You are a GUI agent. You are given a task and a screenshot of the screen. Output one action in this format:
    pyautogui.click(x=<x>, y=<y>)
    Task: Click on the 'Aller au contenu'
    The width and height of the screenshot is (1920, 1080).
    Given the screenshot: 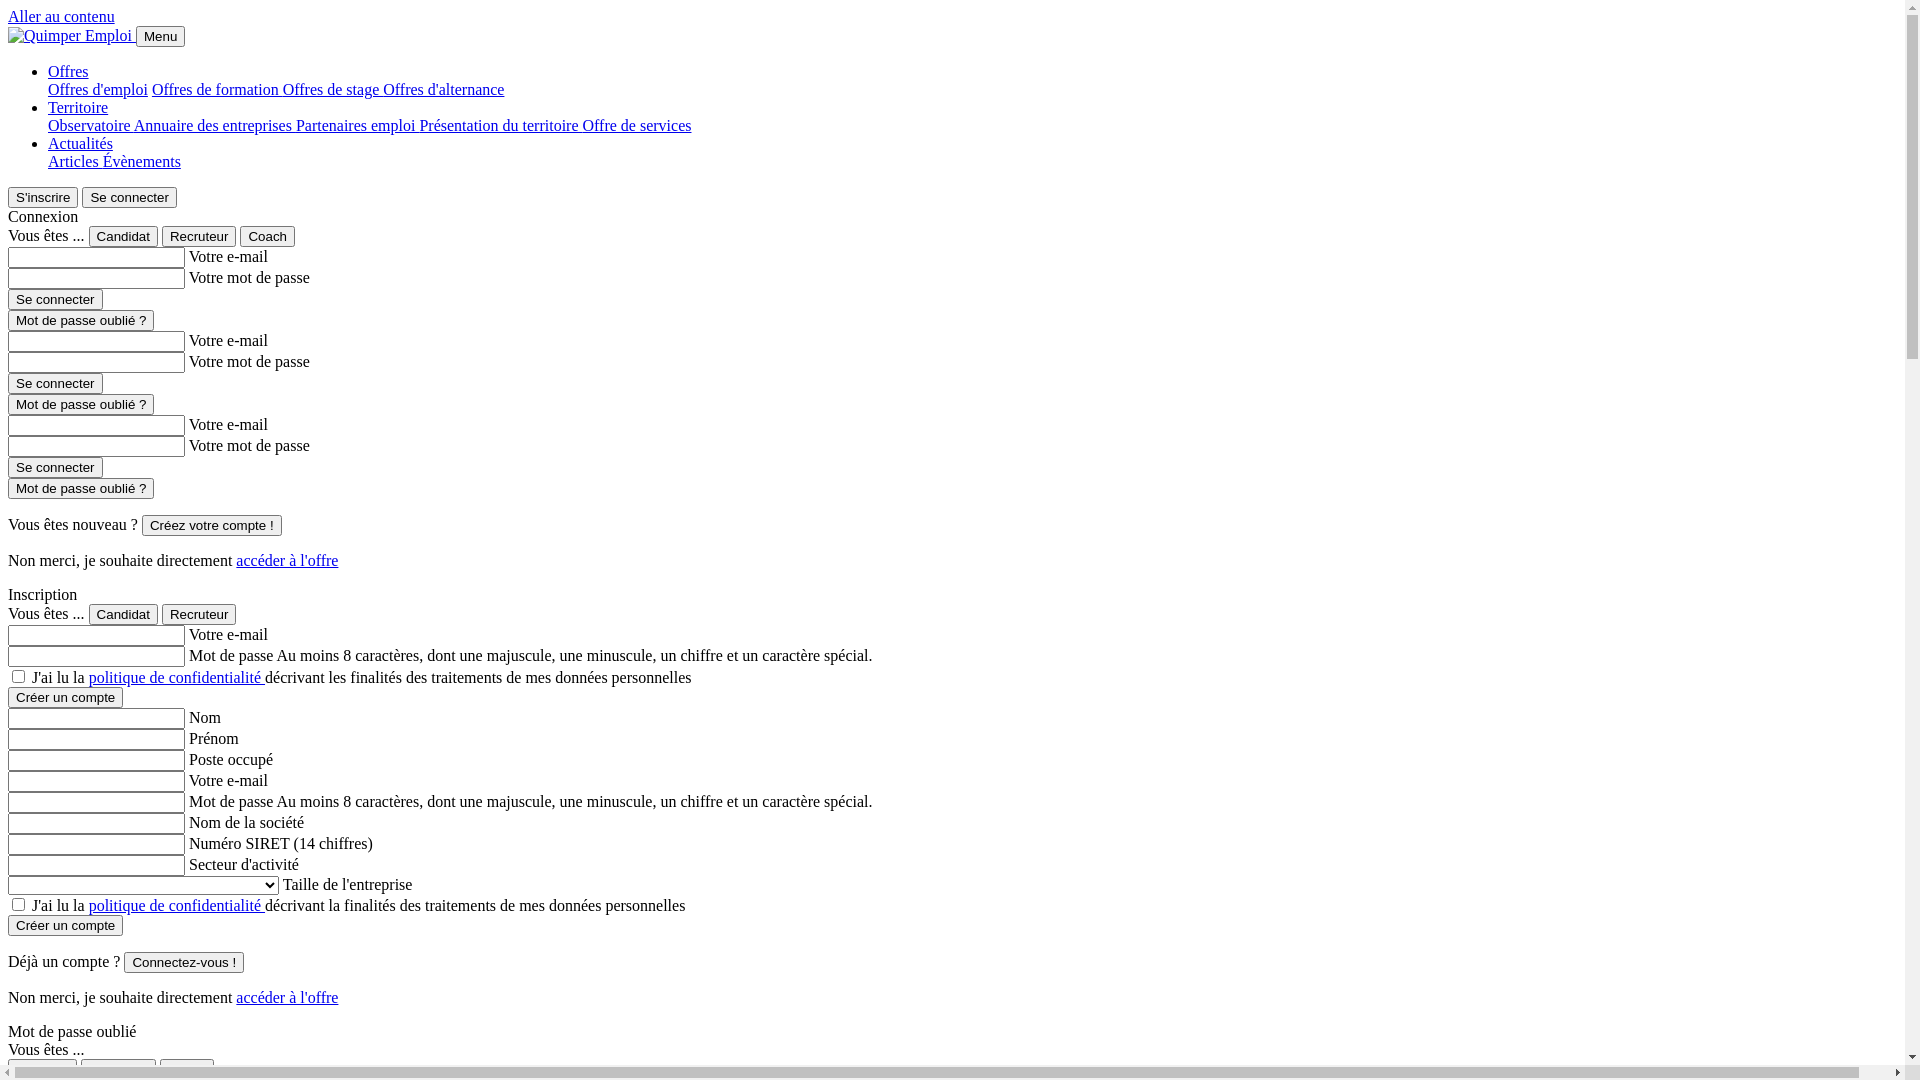 What is the action you would take?
    pyautogui.click(x=61, y=16)
    